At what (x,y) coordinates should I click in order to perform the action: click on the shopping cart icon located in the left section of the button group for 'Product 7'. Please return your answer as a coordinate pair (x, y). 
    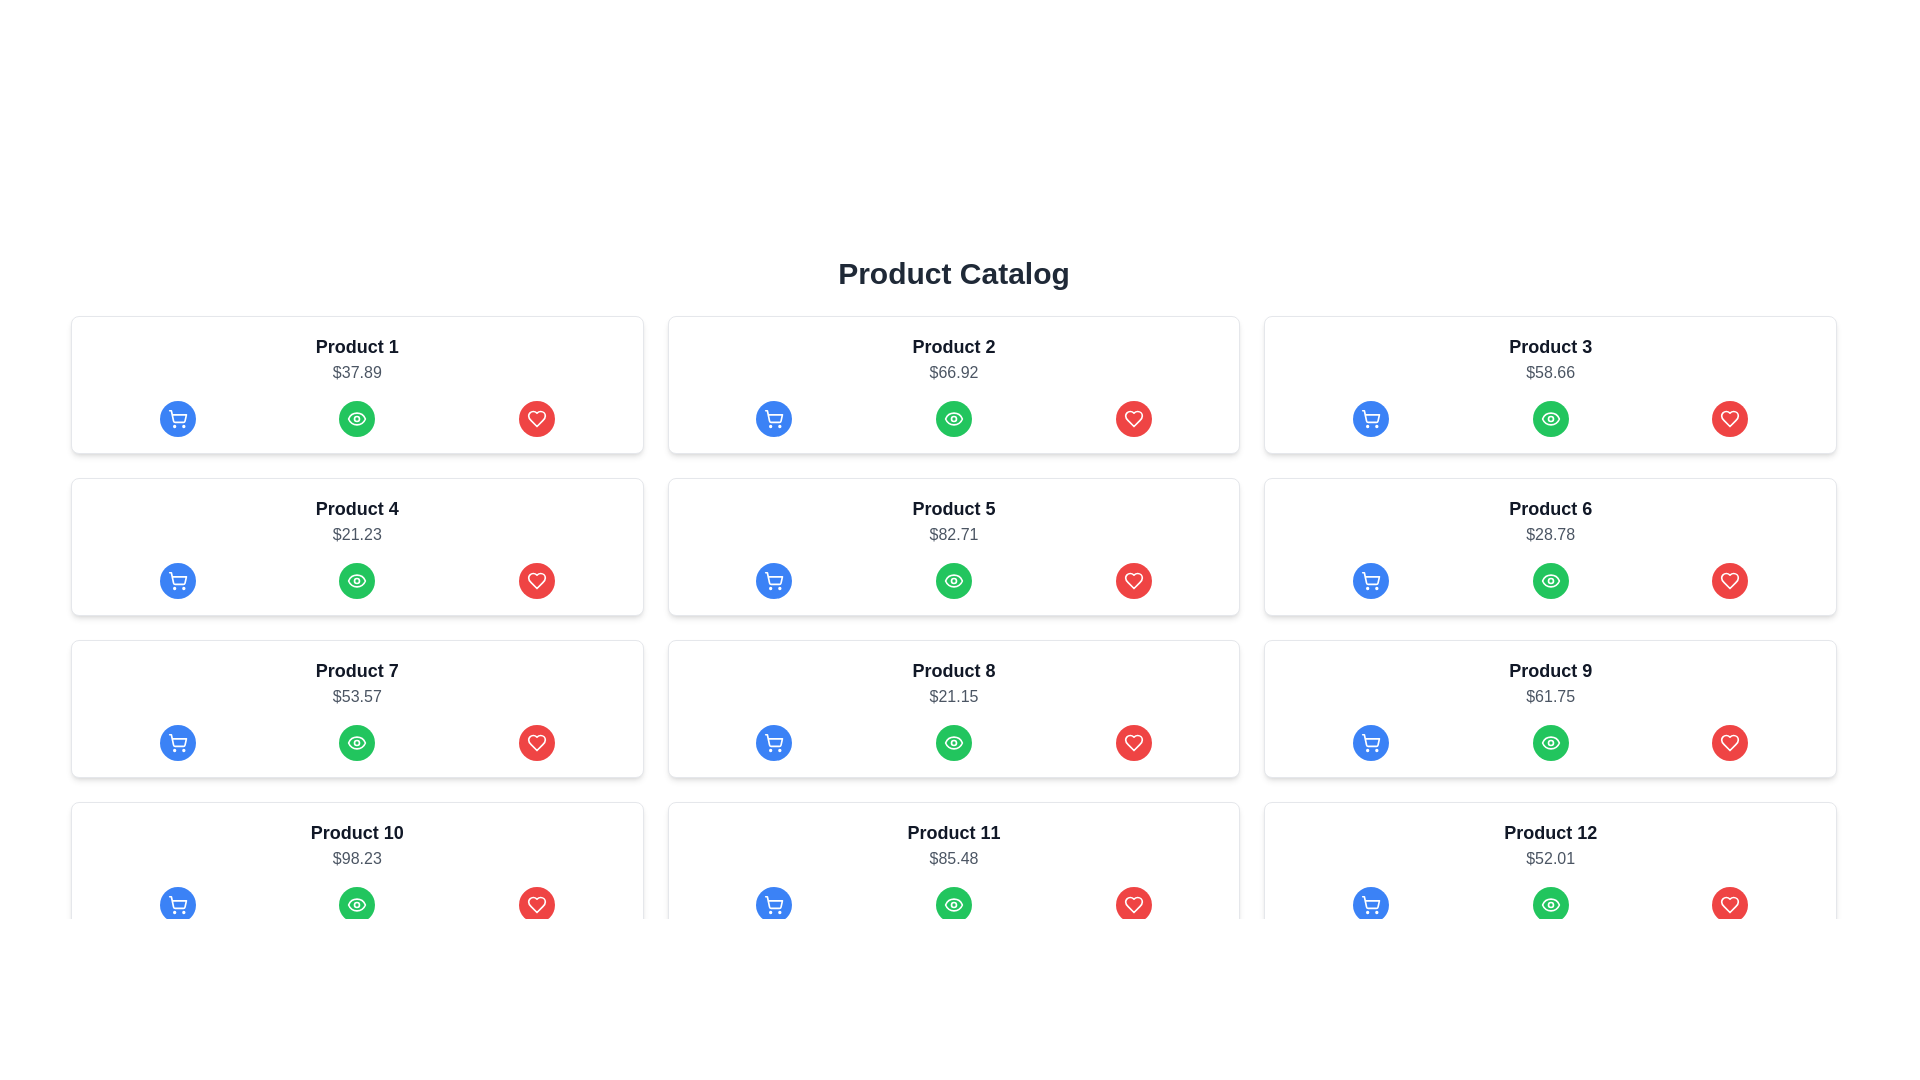
    Looking at the image, I should click on (177, 743).